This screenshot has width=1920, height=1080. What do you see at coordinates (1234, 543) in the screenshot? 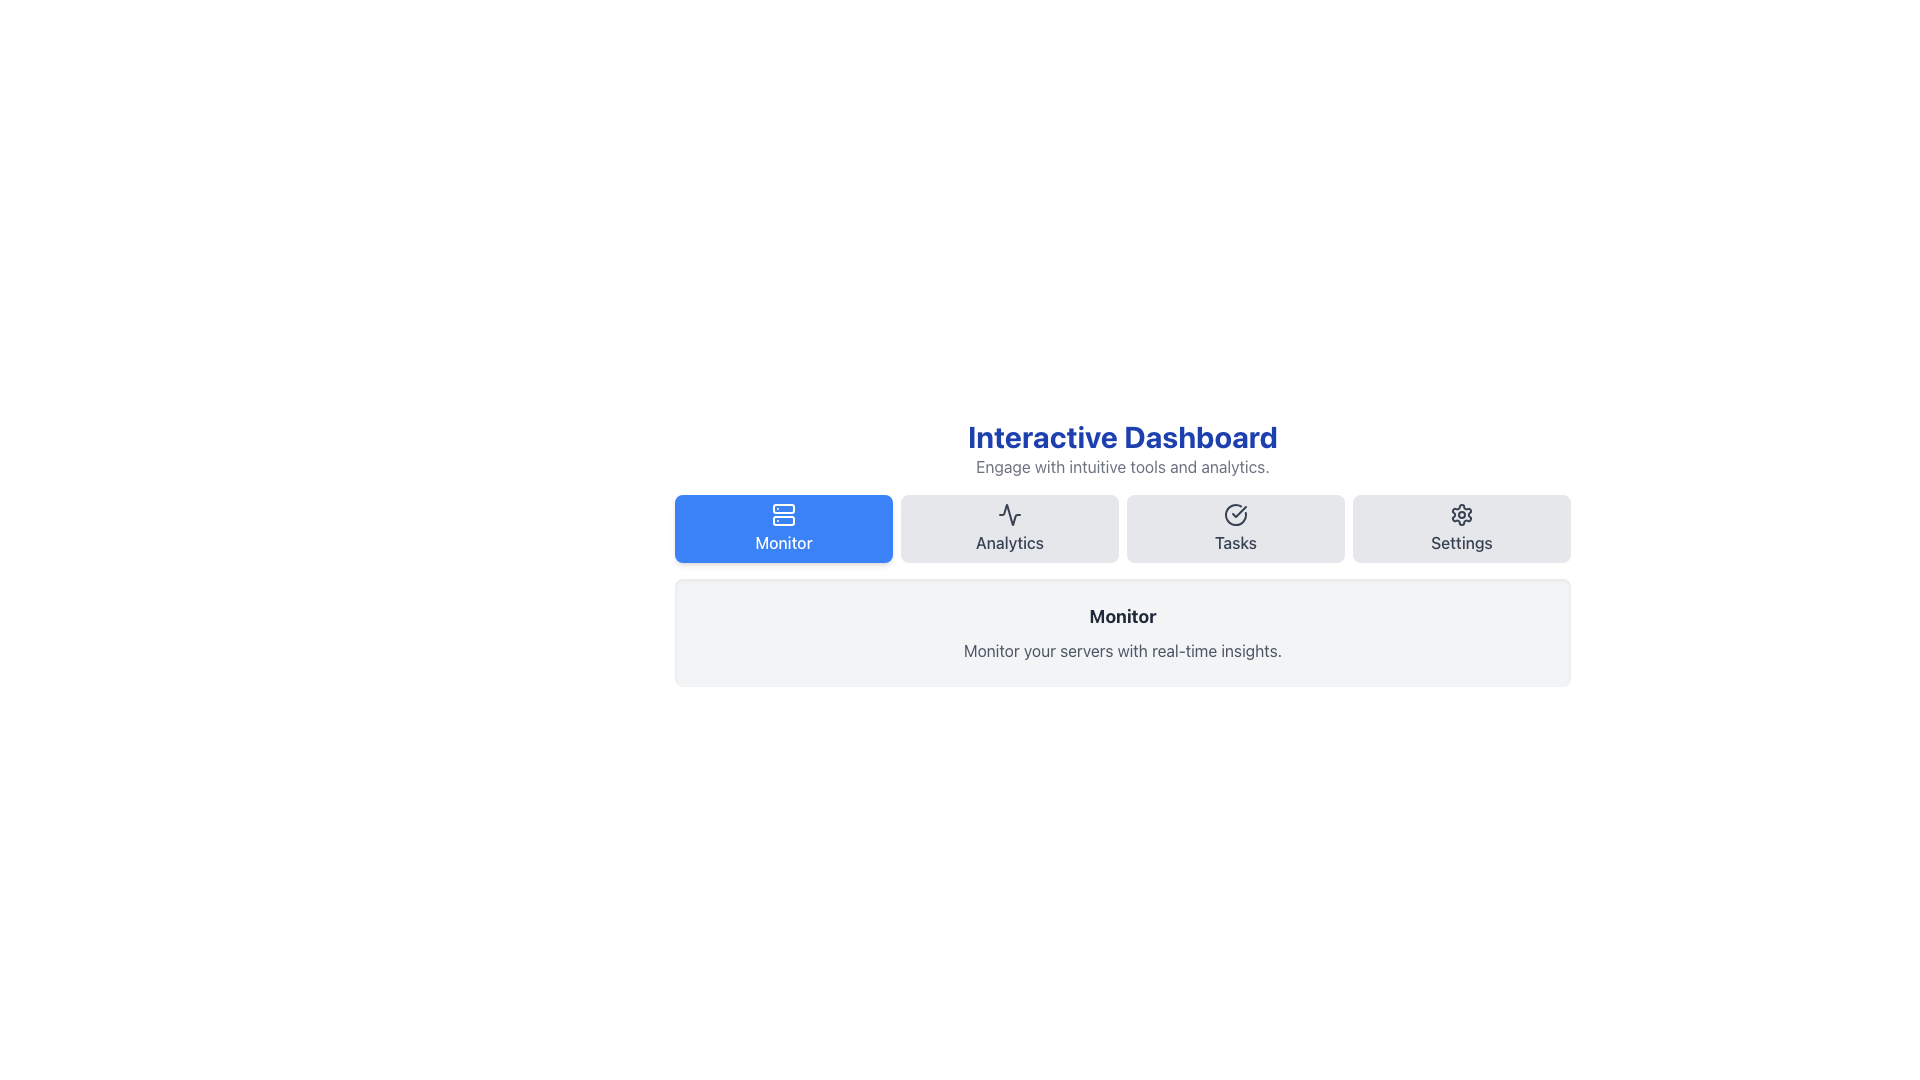
I see `the 'Tasks' text label, which is the third item in a row of four options located near the top of the dashboard, positioned between 'Analytics' and 'Settings'` at bounding box center [1234, 543].